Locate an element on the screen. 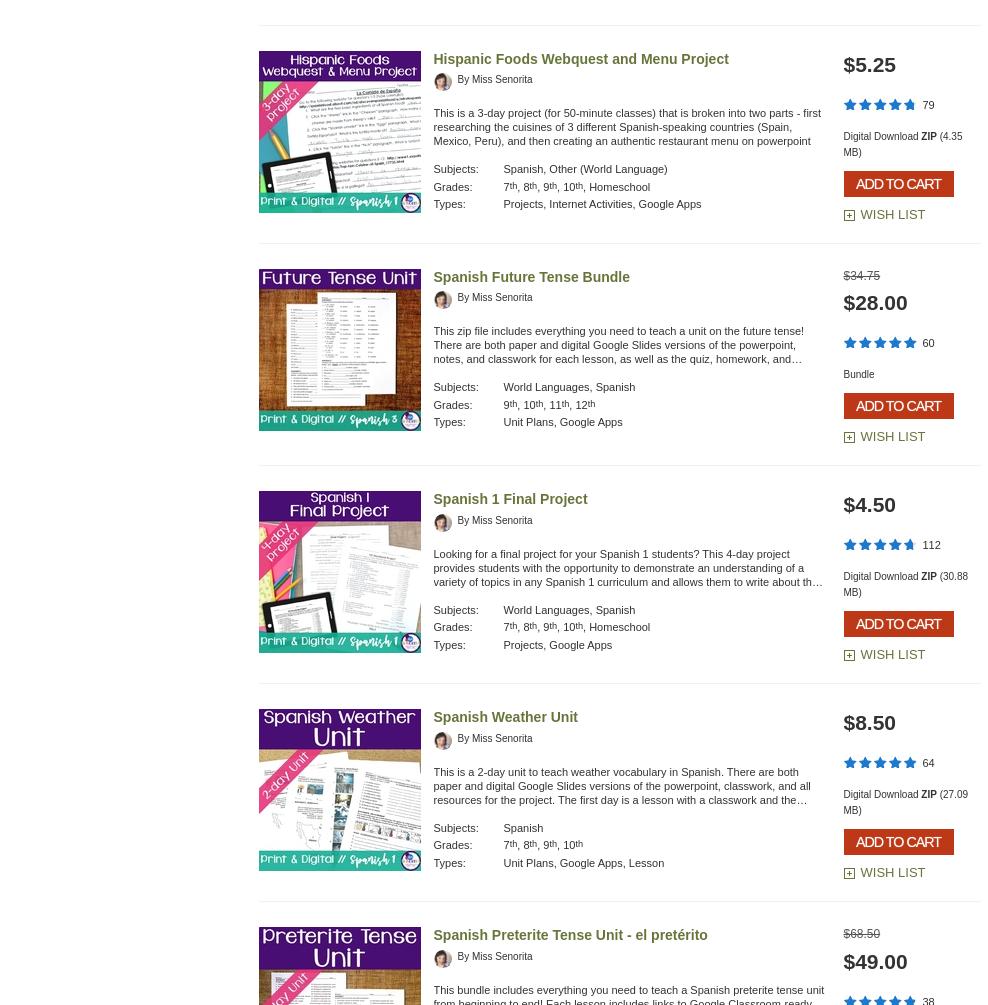 This screenshot has height=1005, width=988. '$5.25' is located at coordinates (842, 63).